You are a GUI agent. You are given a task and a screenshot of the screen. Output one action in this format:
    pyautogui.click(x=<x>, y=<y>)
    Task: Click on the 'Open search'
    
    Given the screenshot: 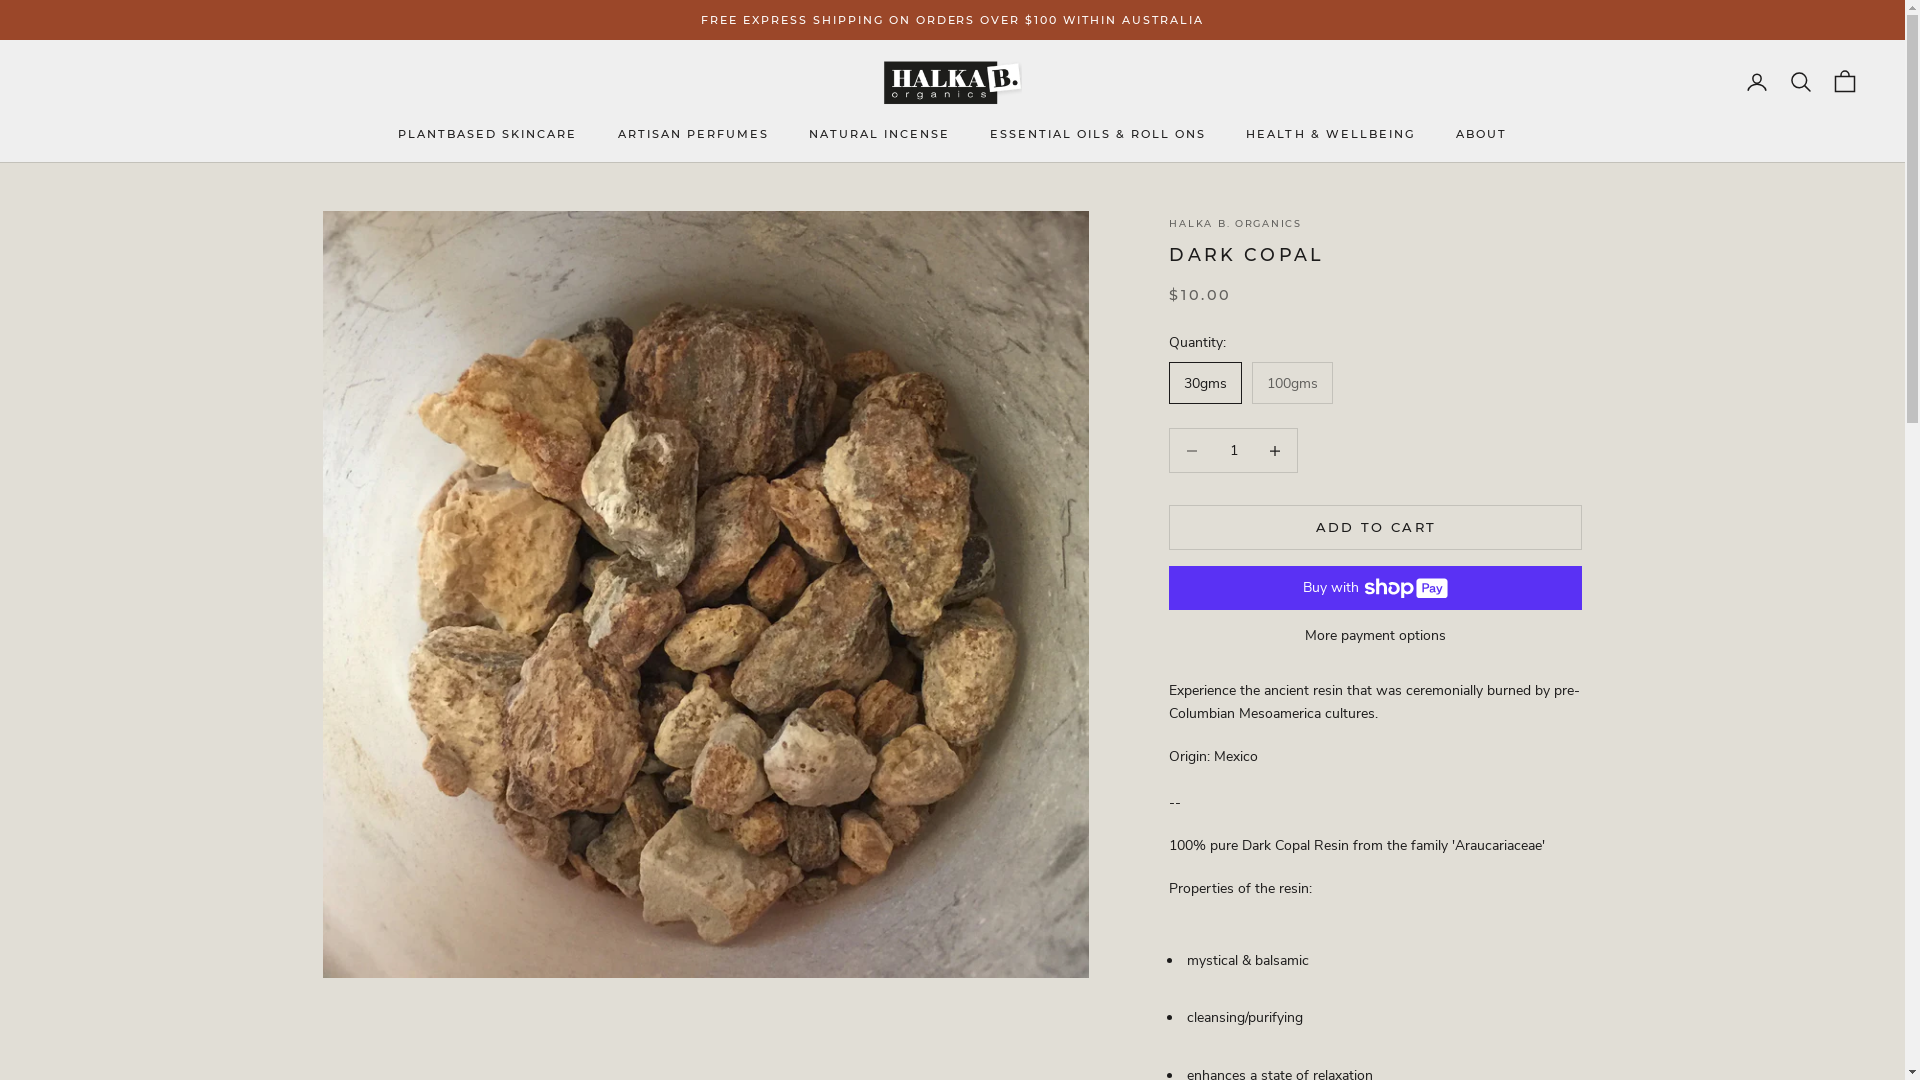 What is the action you would take?
    pyautogui.click(x=1800, y=80)
    